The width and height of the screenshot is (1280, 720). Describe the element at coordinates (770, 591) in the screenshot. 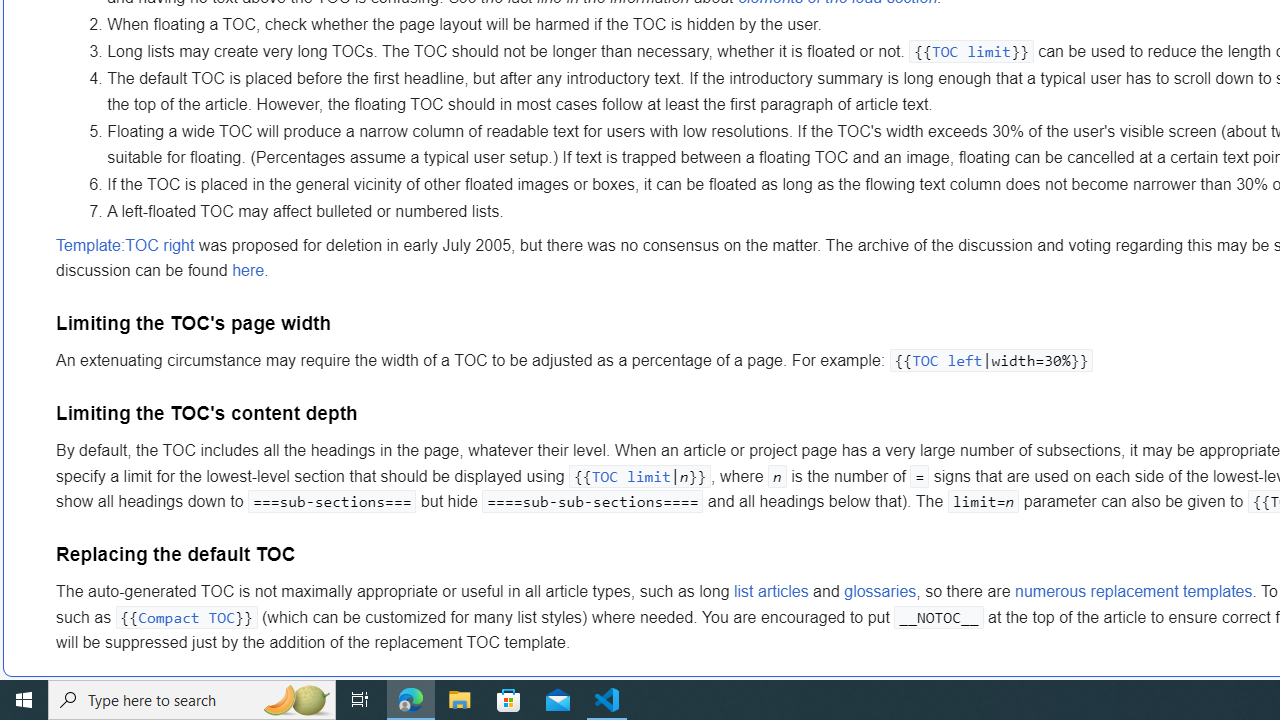

I see `'list articles'` at that location.